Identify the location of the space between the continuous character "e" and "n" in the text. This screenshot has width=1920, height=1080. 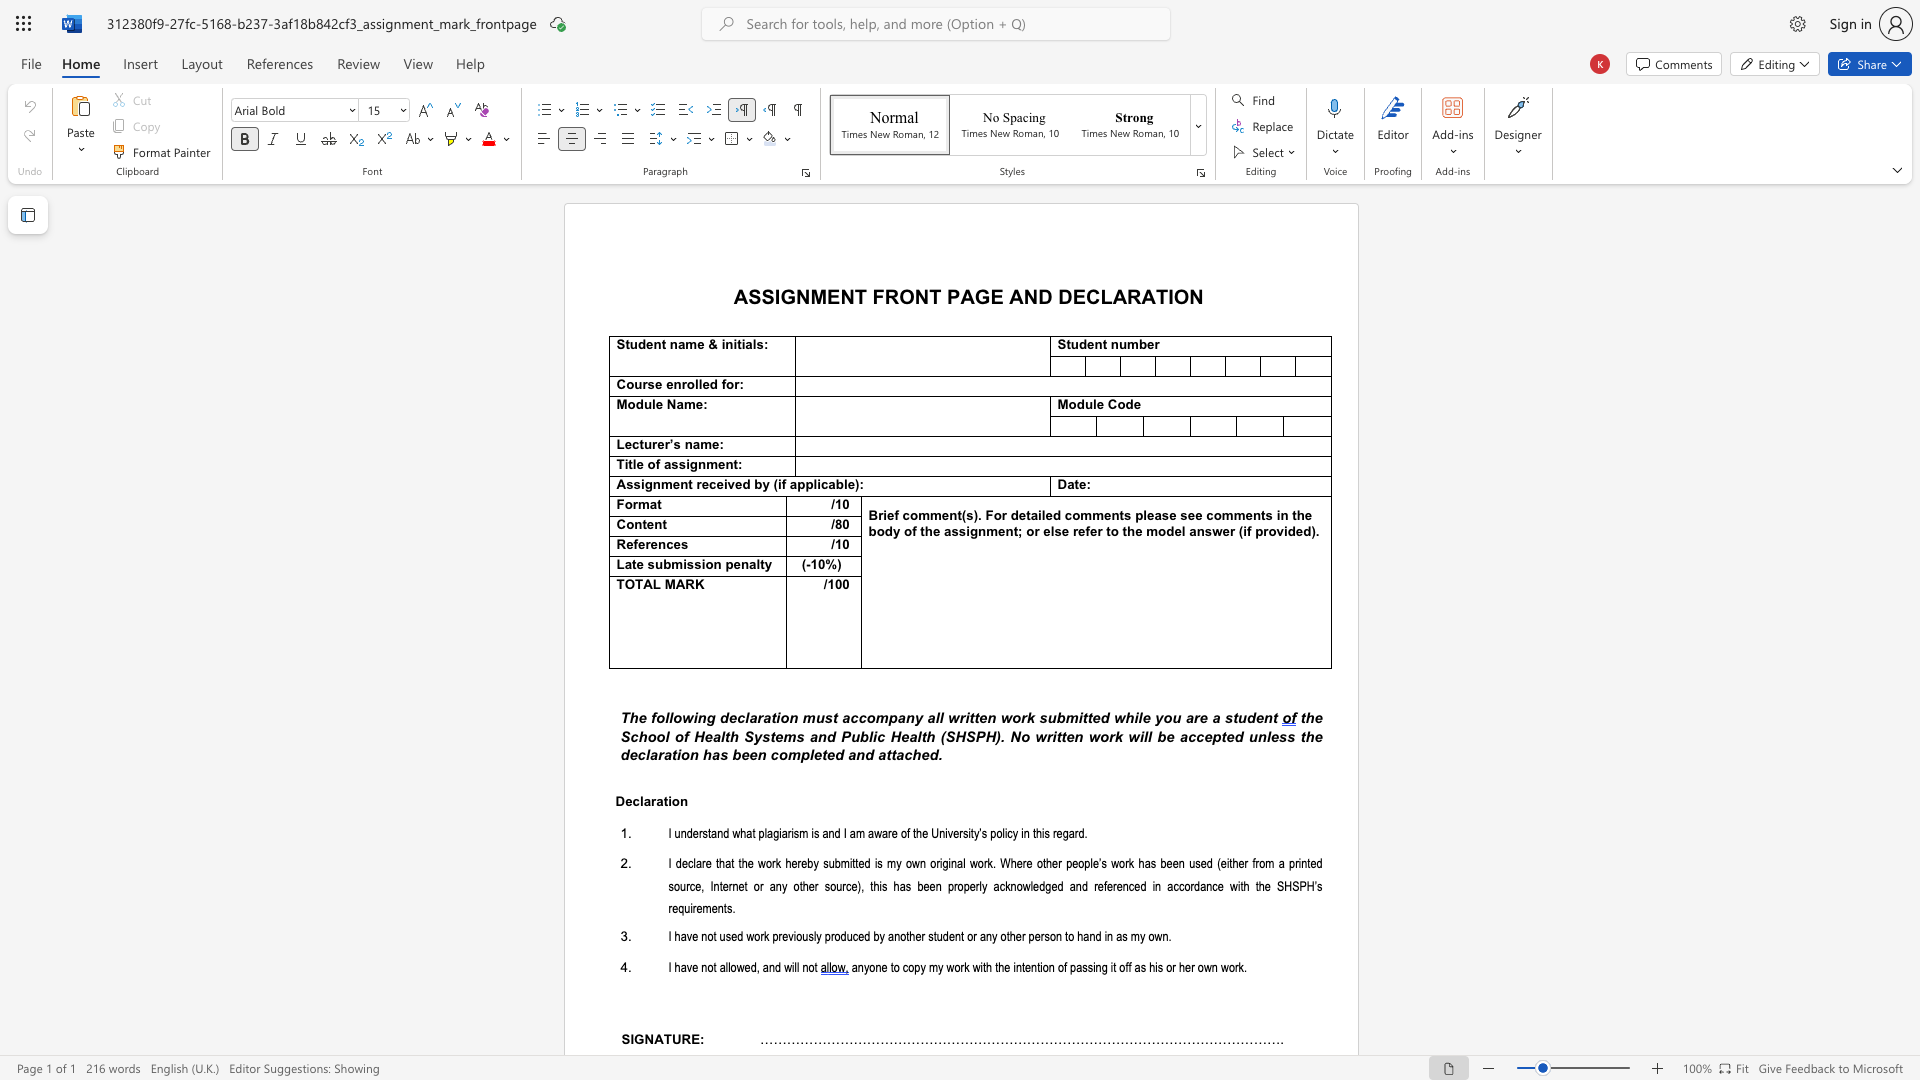
(673, 385).